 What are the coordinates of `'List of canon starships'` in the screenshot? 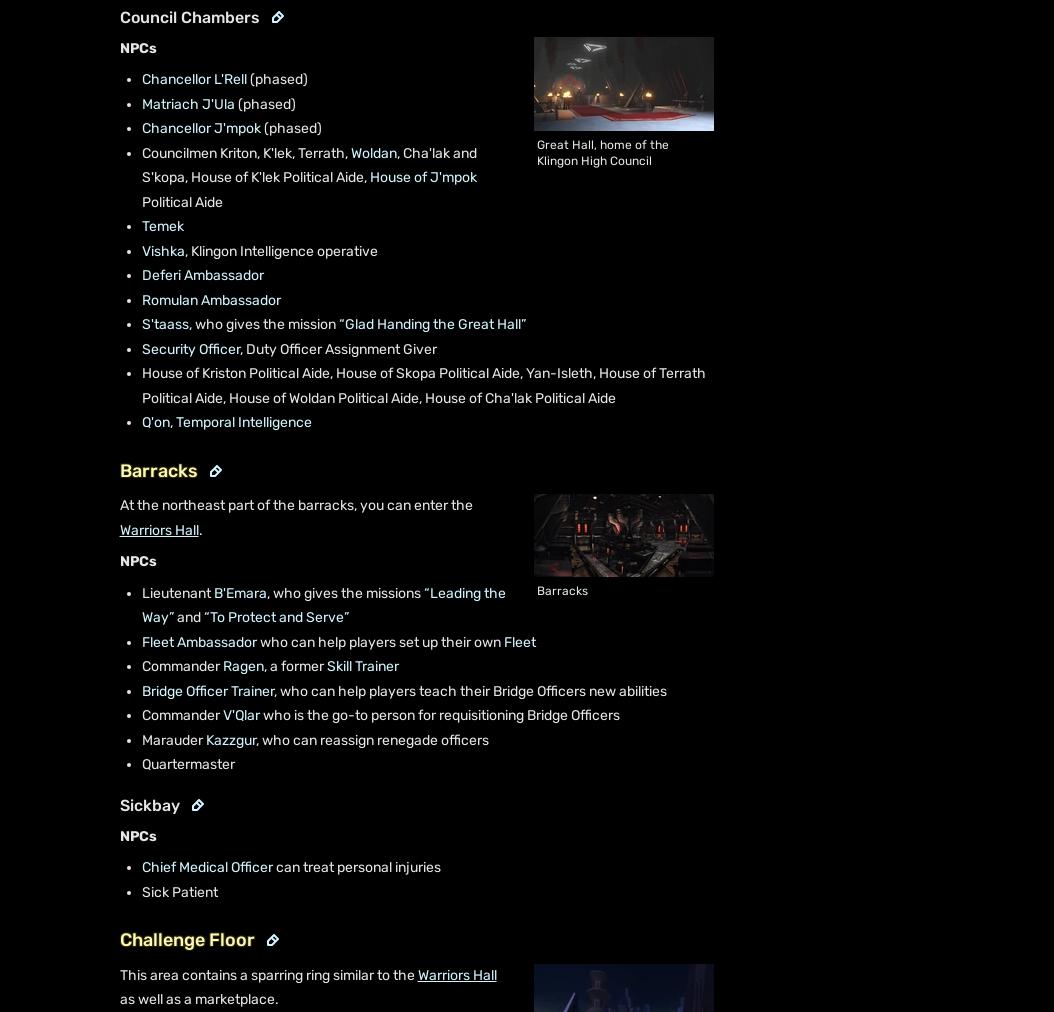 It's located at (258, 98).